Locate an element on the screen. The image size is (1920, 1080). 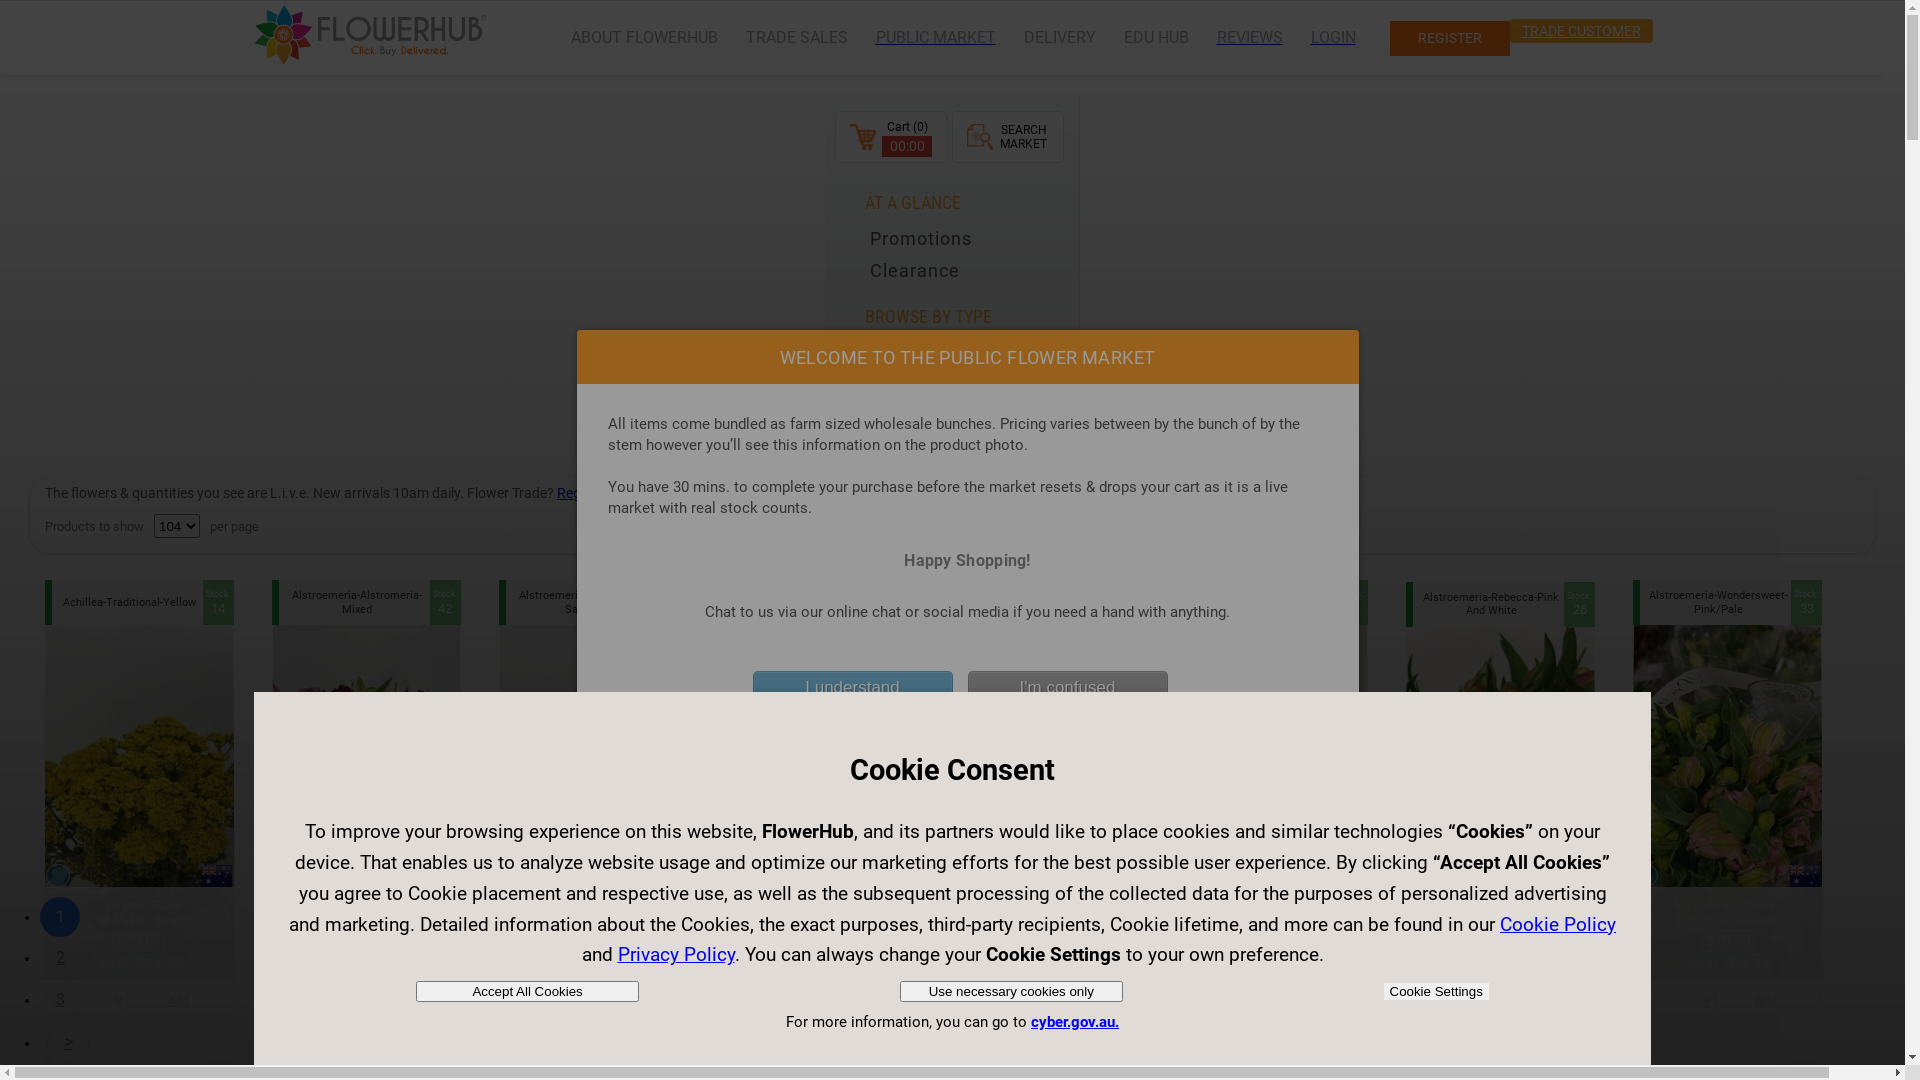
'REGISTER' is located at coordinates (1389, 37).